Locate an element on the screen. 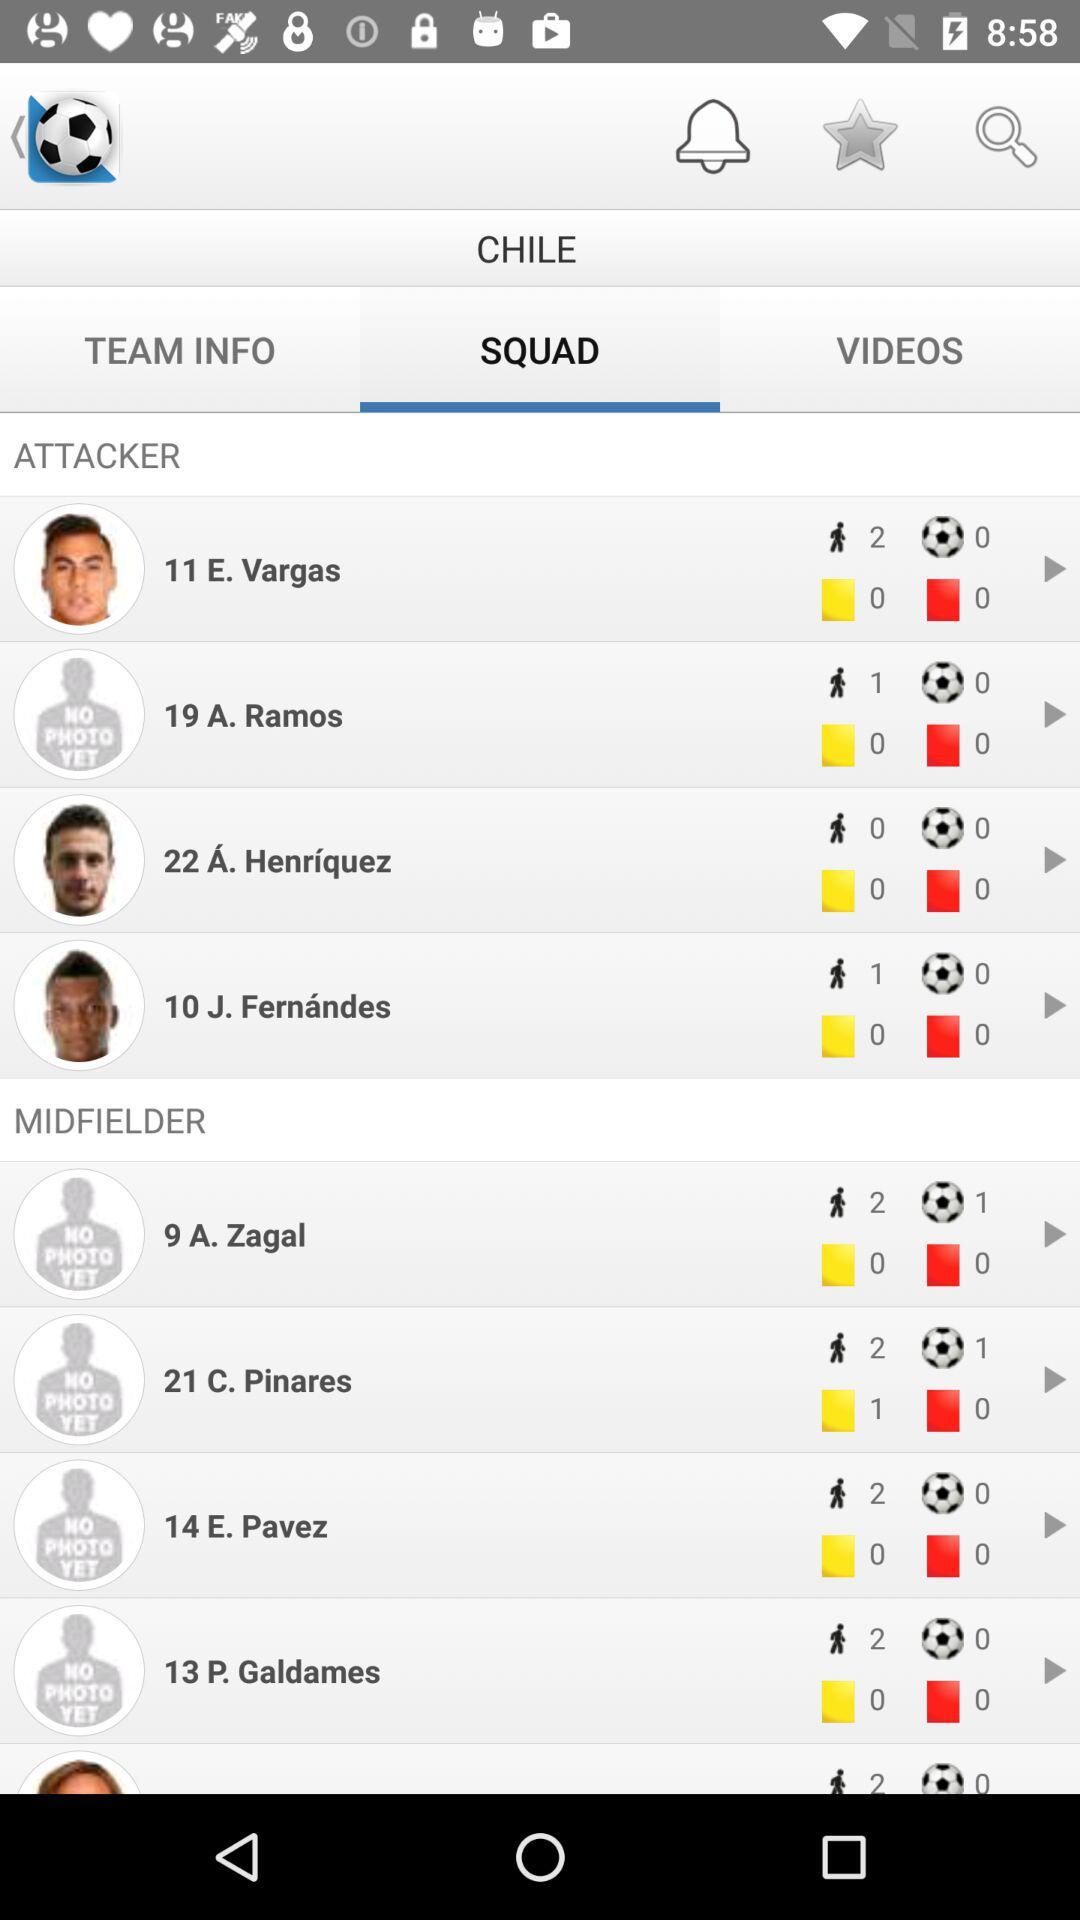 This screenshot has height=1920, width=1080. the forward icon of 19 aramos is located at coordinates (1052, 714).